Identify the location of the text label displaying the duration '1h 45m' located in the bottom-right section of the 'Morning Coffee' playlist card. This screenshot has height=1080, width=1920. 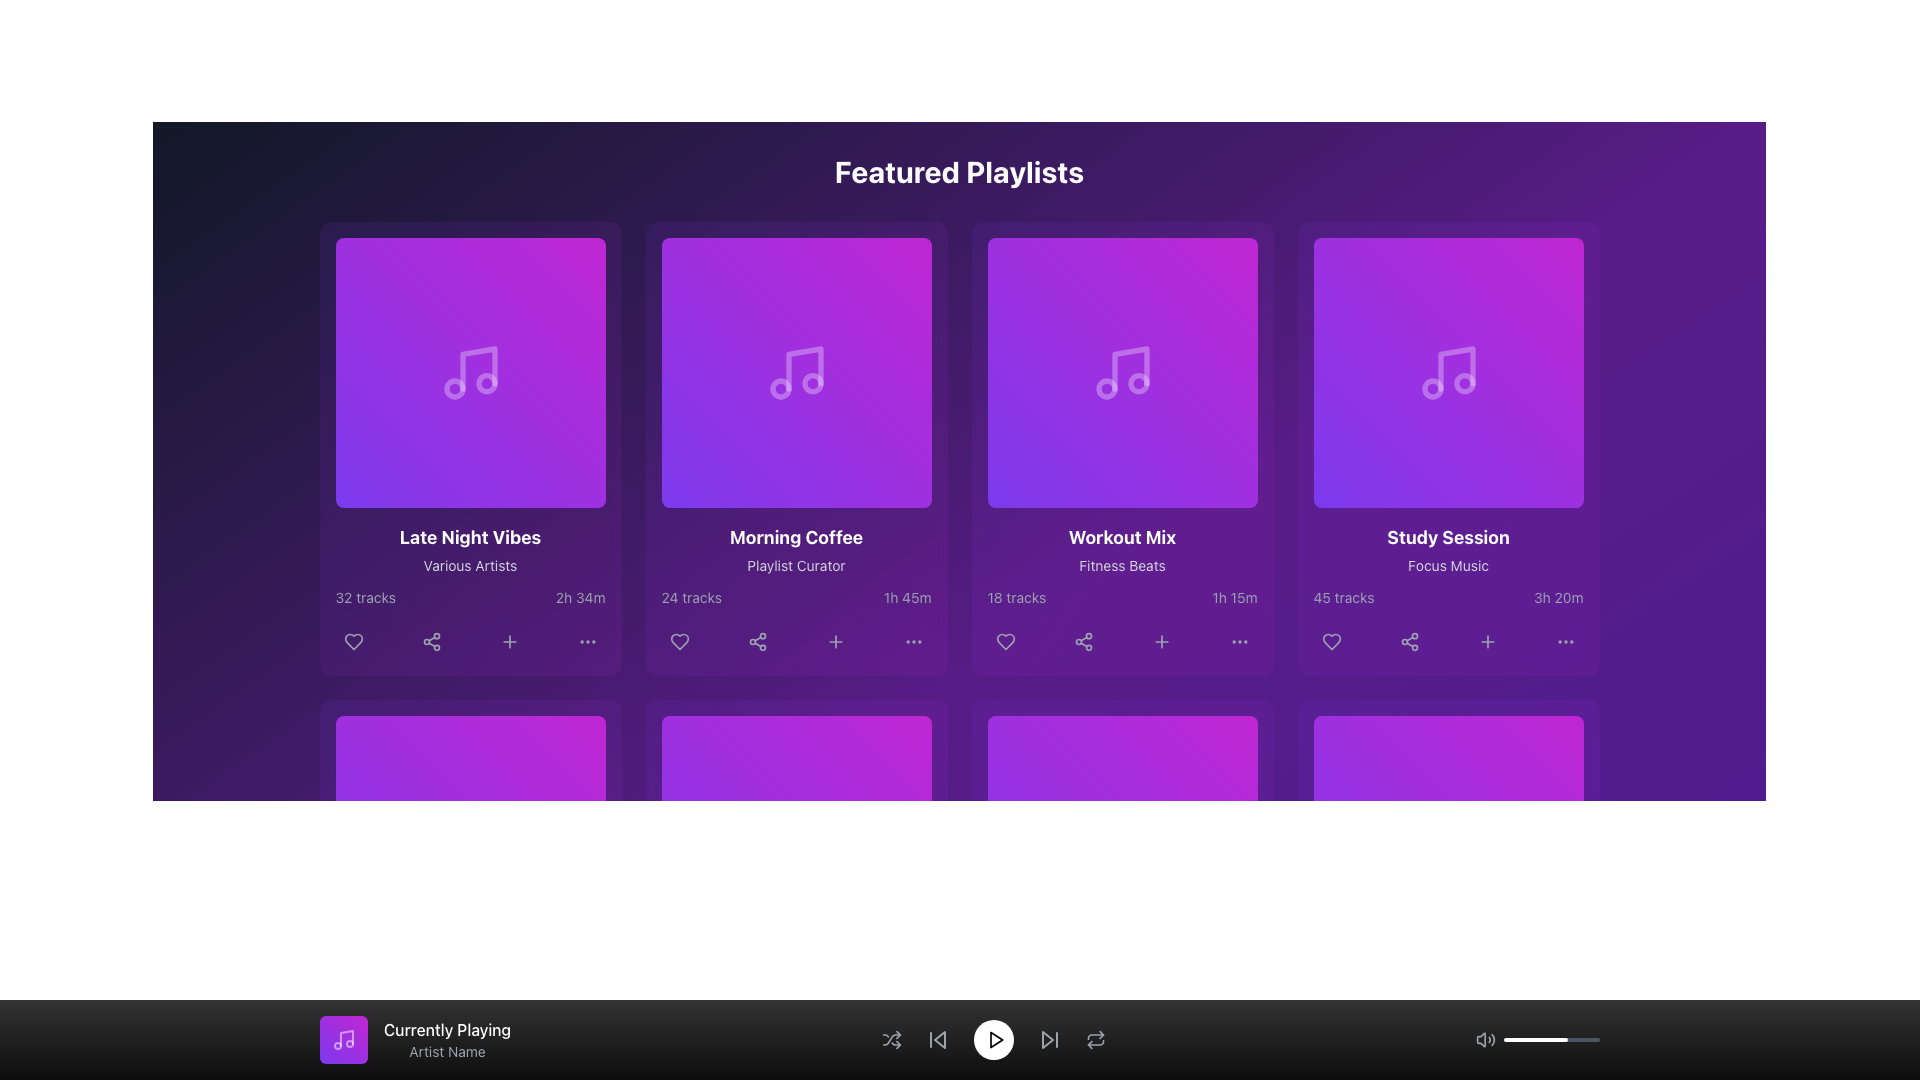
(906, 596).